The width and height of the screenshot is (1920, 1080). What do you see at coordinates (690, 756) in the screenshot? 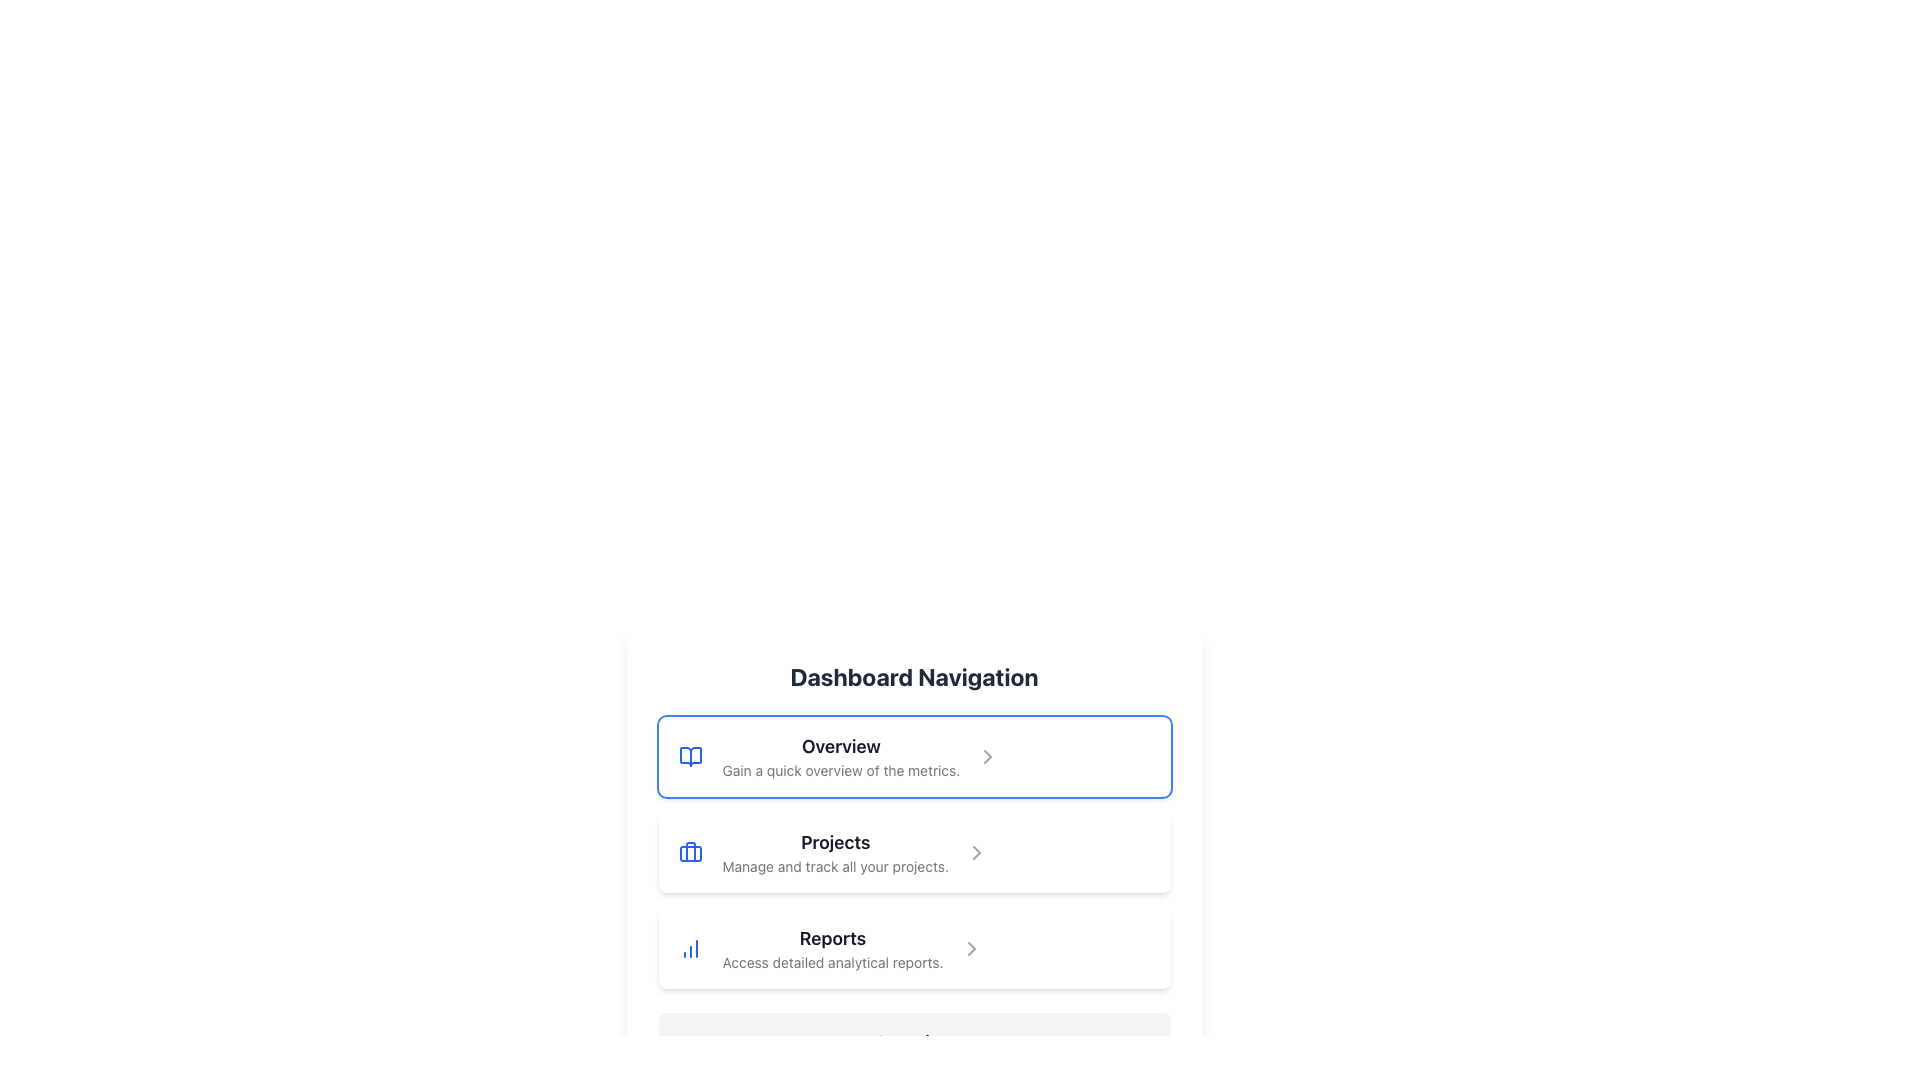
I see `the rounded square-shaped icon with a blue outline and a book-like symbol, located at the leftmost side within the 'Overview' section` at bounding box center [690, 756].